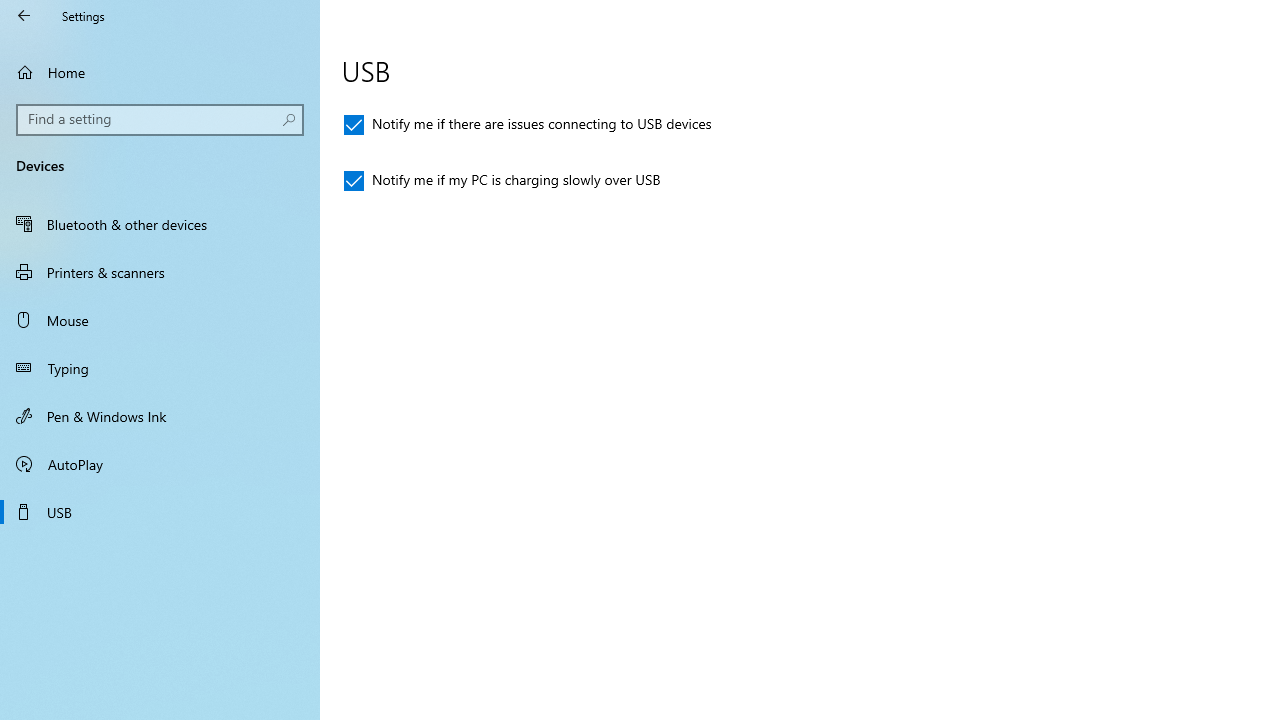 This screenshot has width=1280, height=720. What do you see at coordinates (160, 367) in the screenshot?
I see `'Typing'` at bounding box center [160, 367].